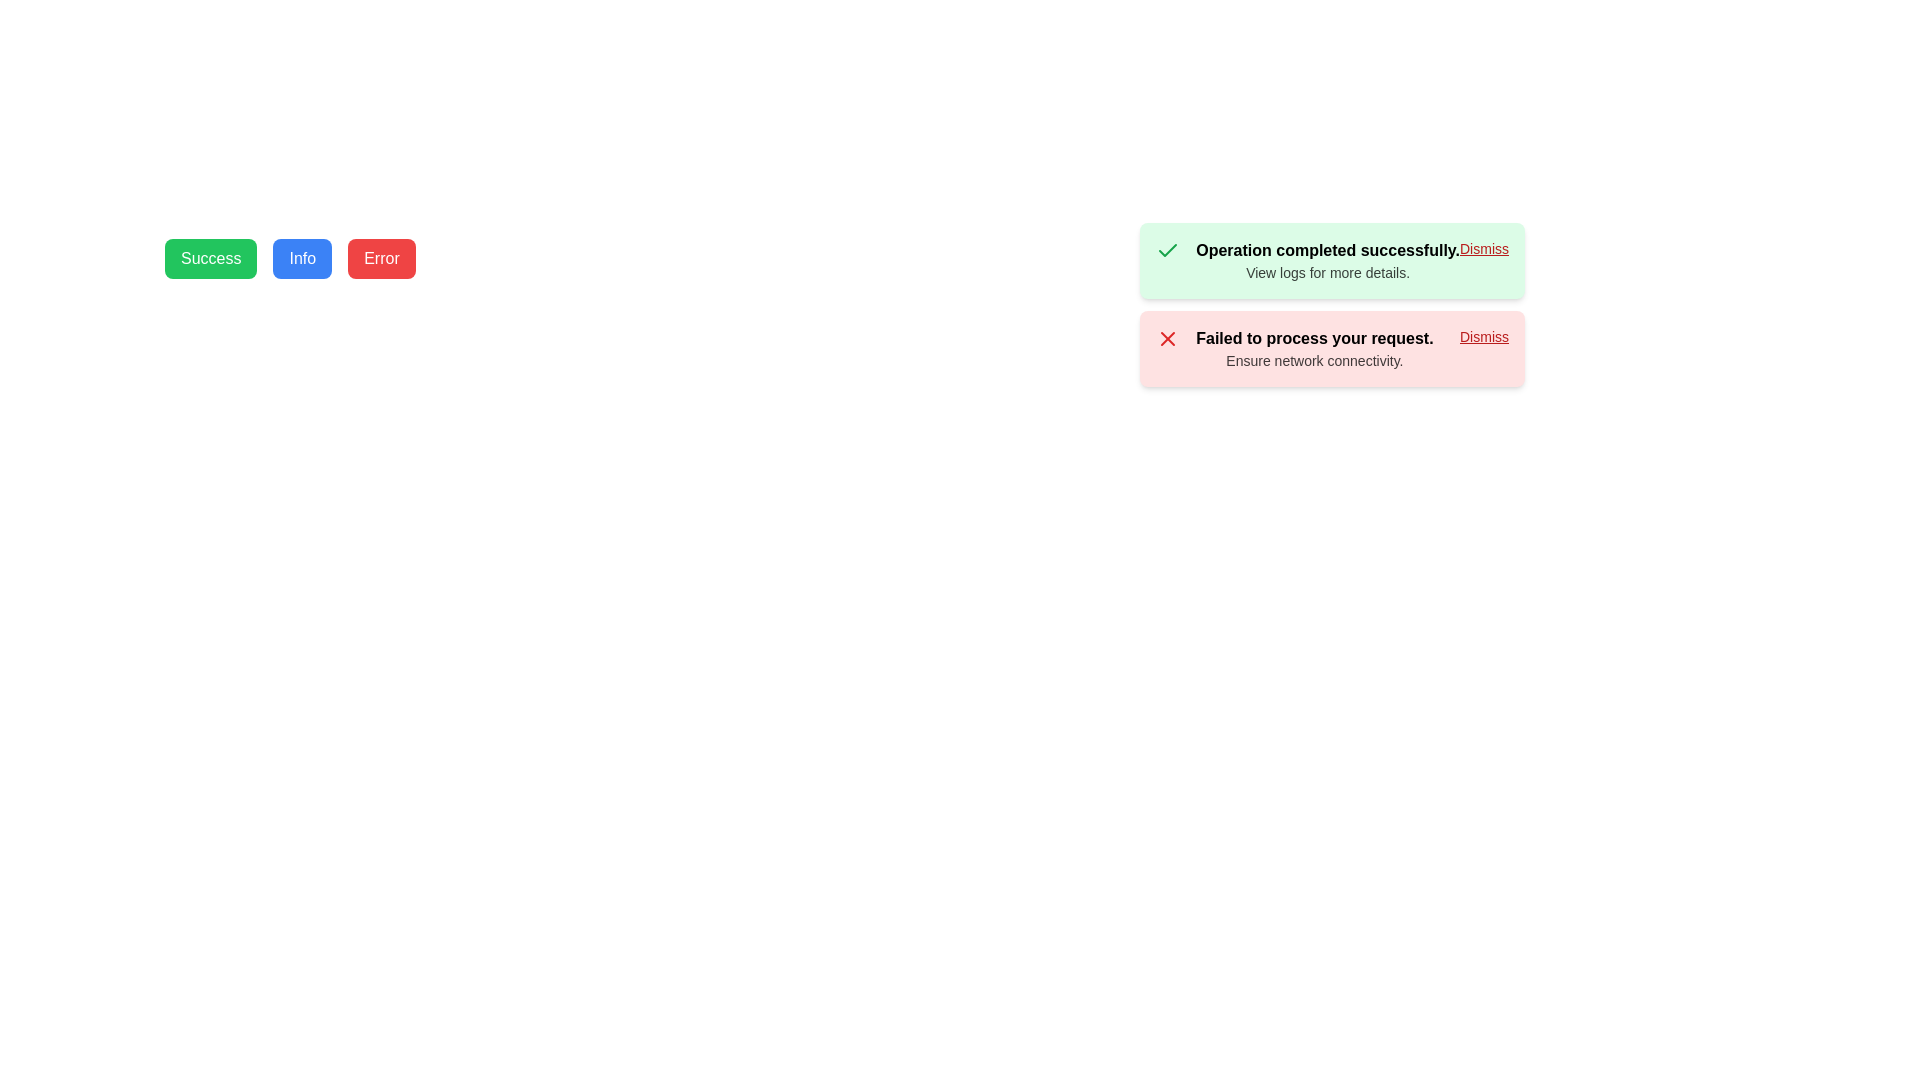 This screenshot has width=1920, height=1080. I want to click on the hyperlink in the top-right corner of the green informational alert box, so click(1484, 248).